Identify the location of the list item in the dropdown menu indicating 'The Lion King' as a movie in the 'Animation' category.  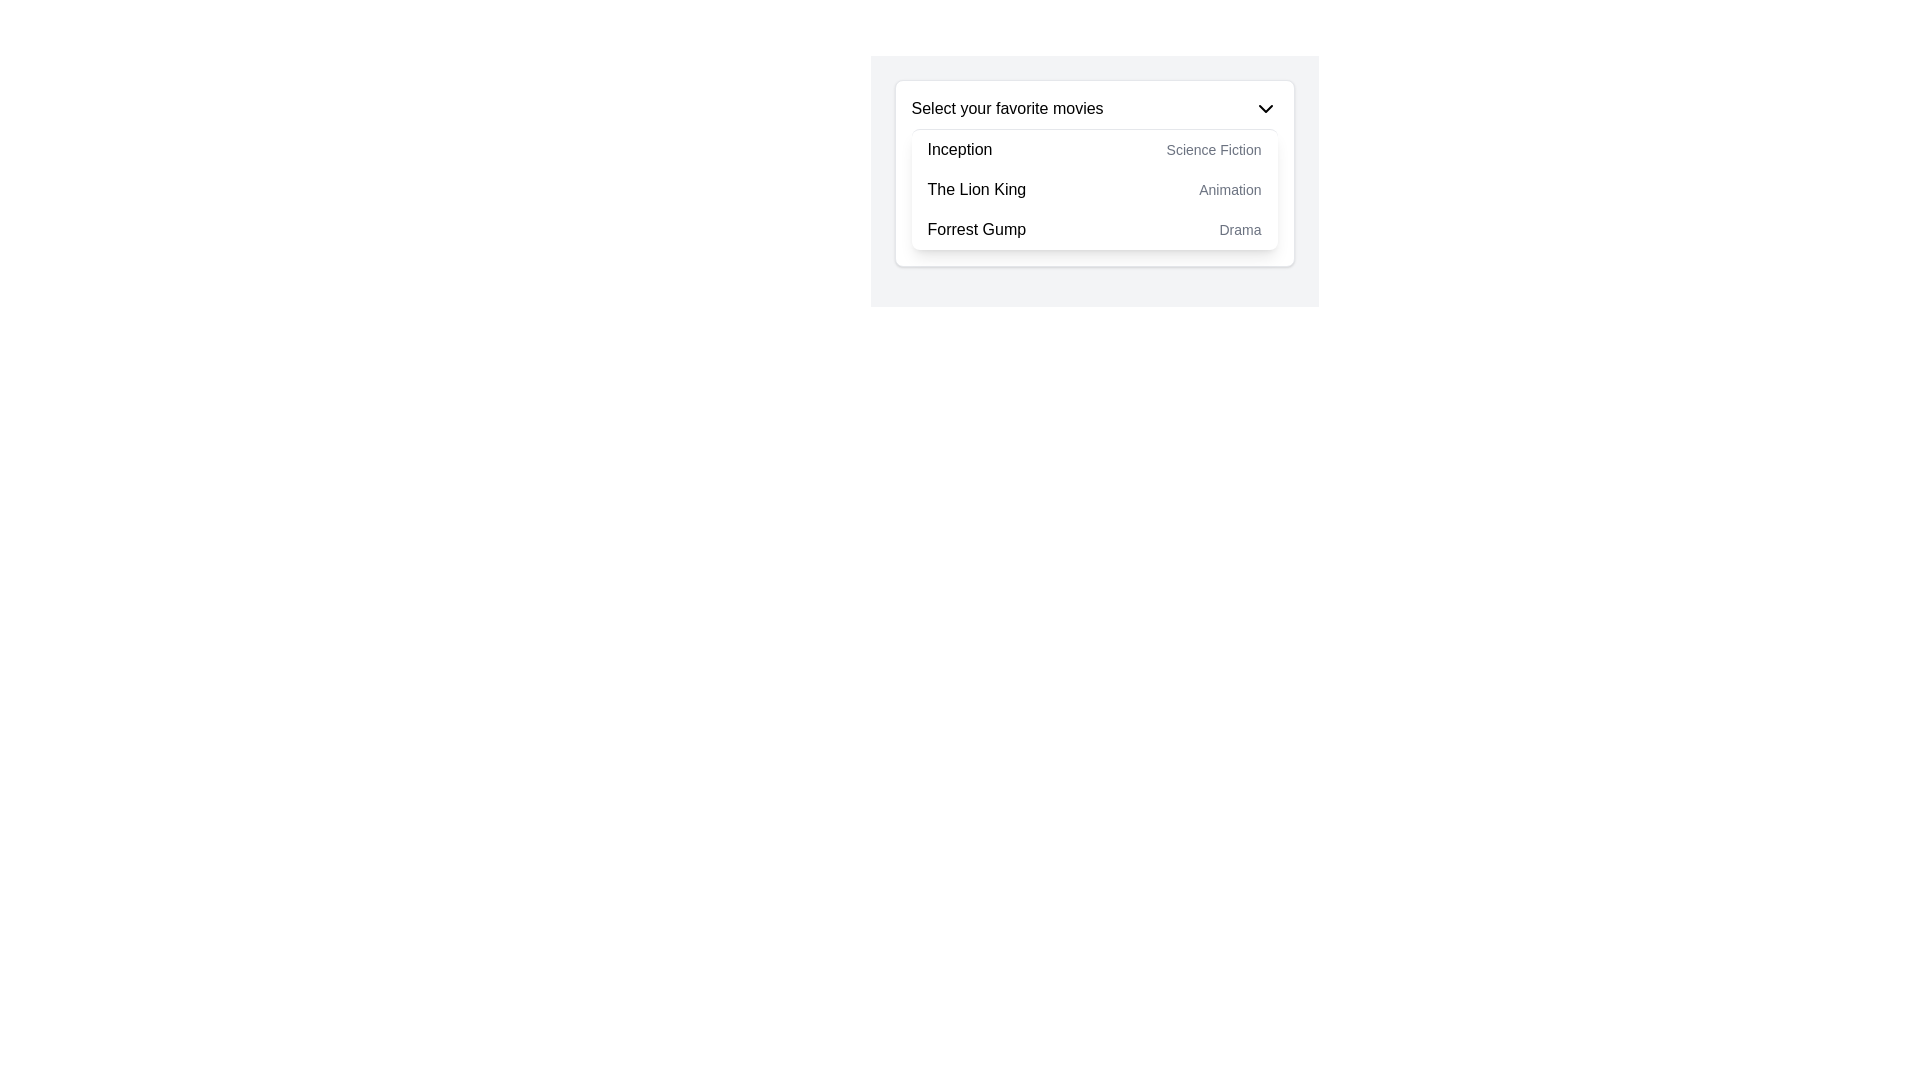
(1093, 189).